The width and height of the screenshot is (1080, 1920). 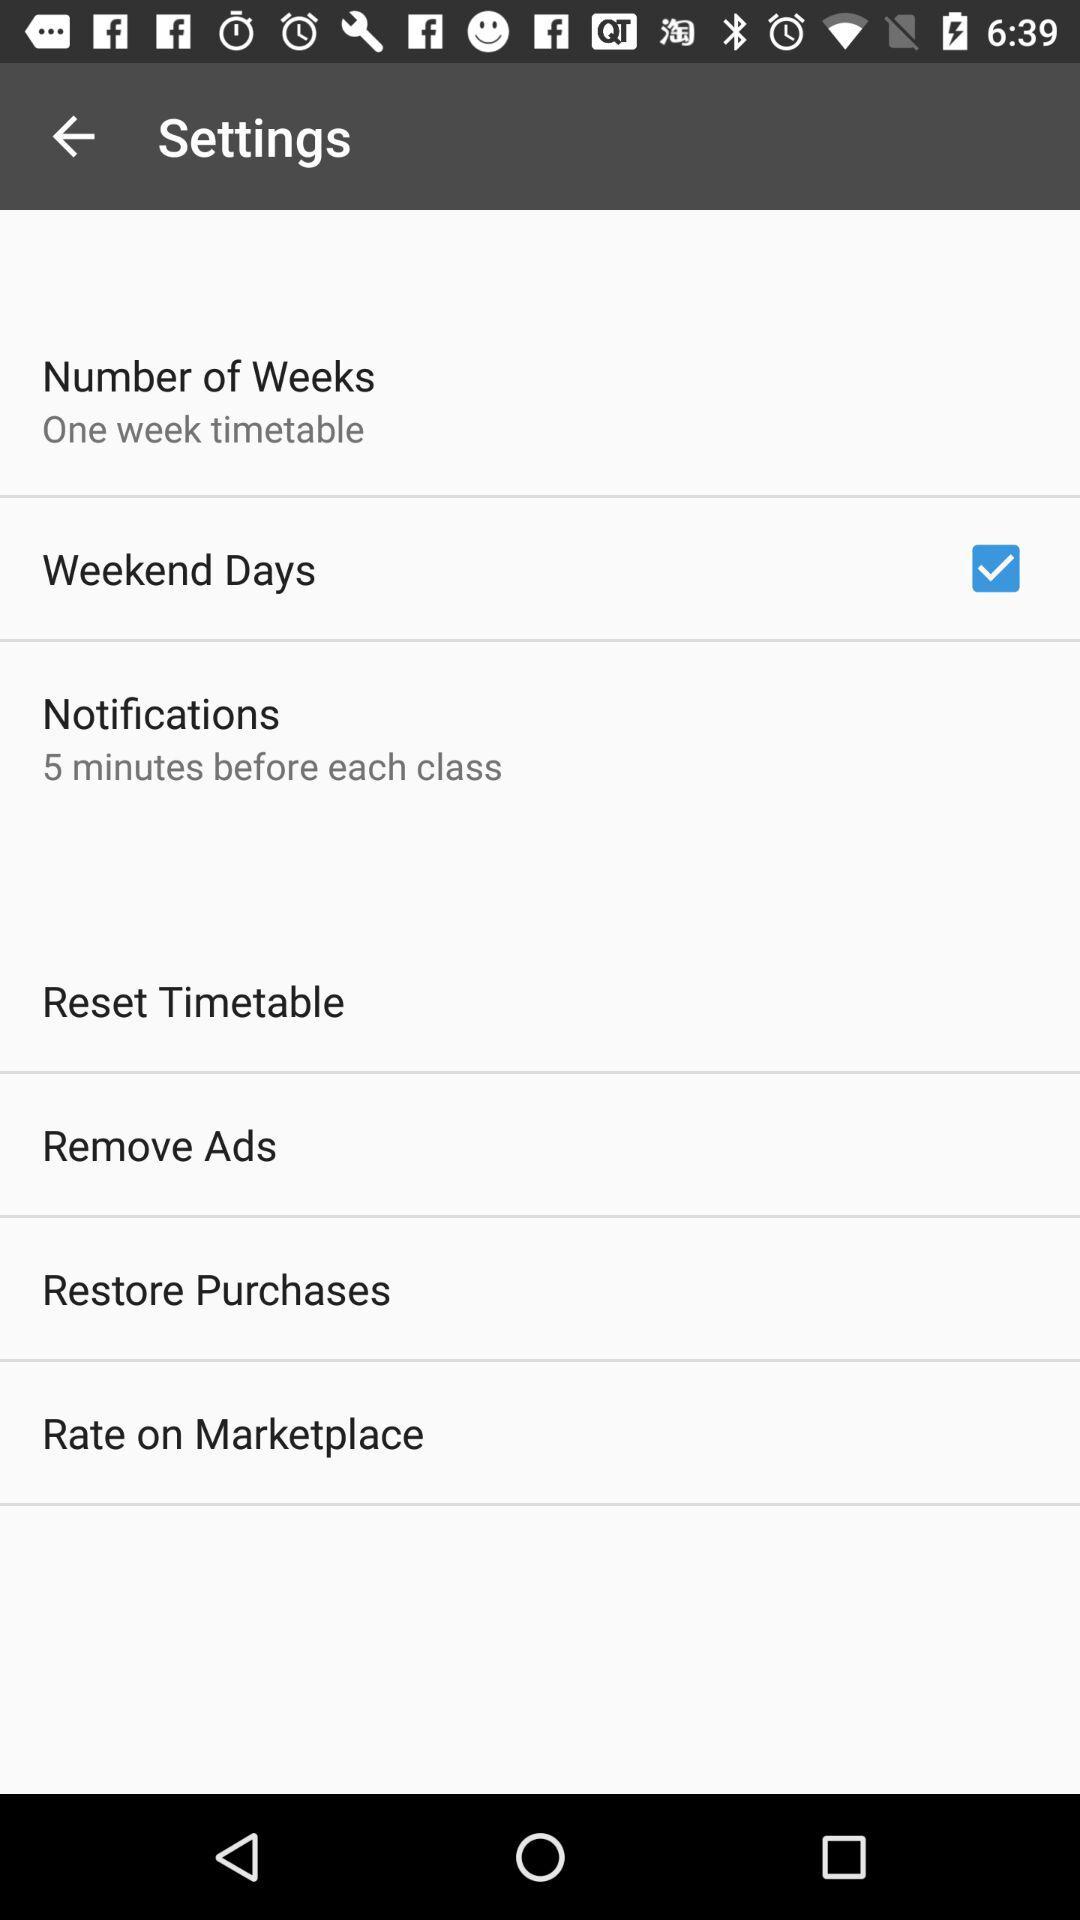 I want to click on app above weekend days, so click(x=203, y=427).